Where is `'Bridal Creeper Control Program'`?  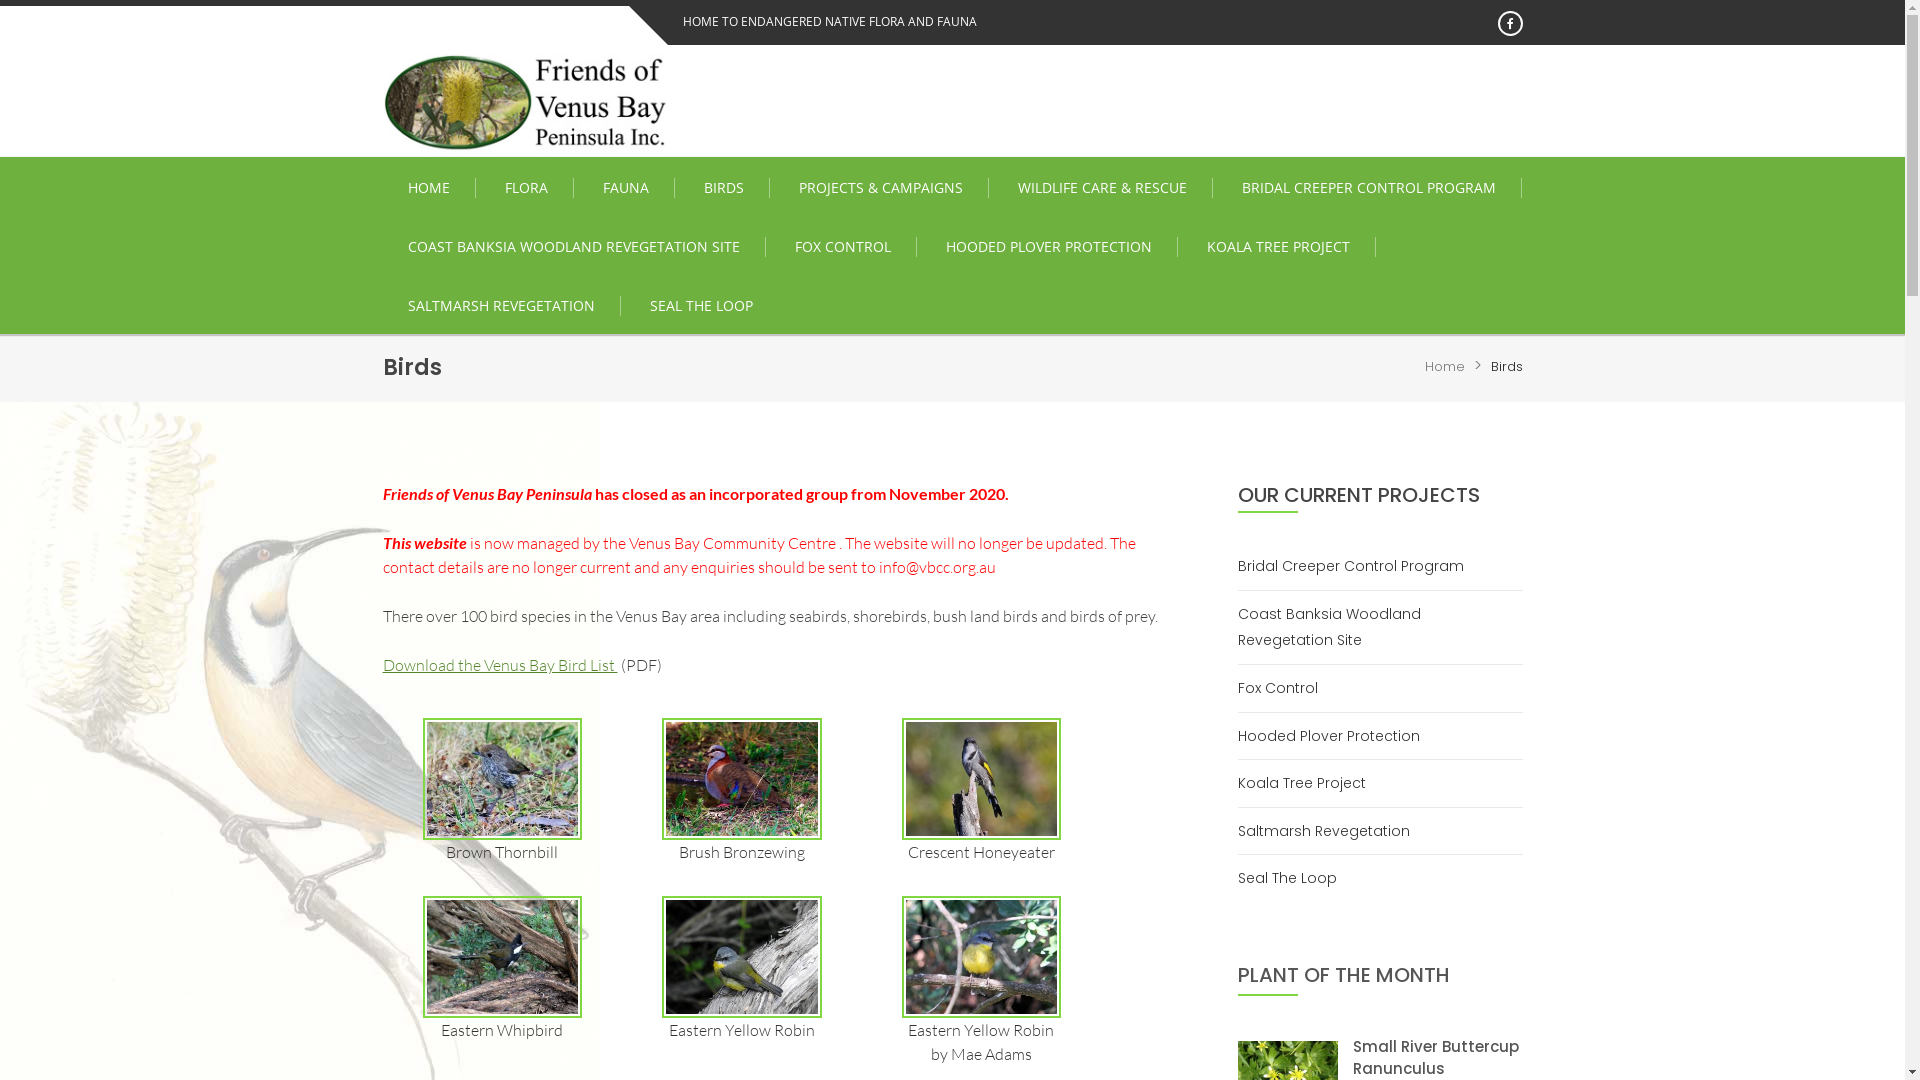 'Bridal Creeper Control Program' is located at coordinates (1358, 566).